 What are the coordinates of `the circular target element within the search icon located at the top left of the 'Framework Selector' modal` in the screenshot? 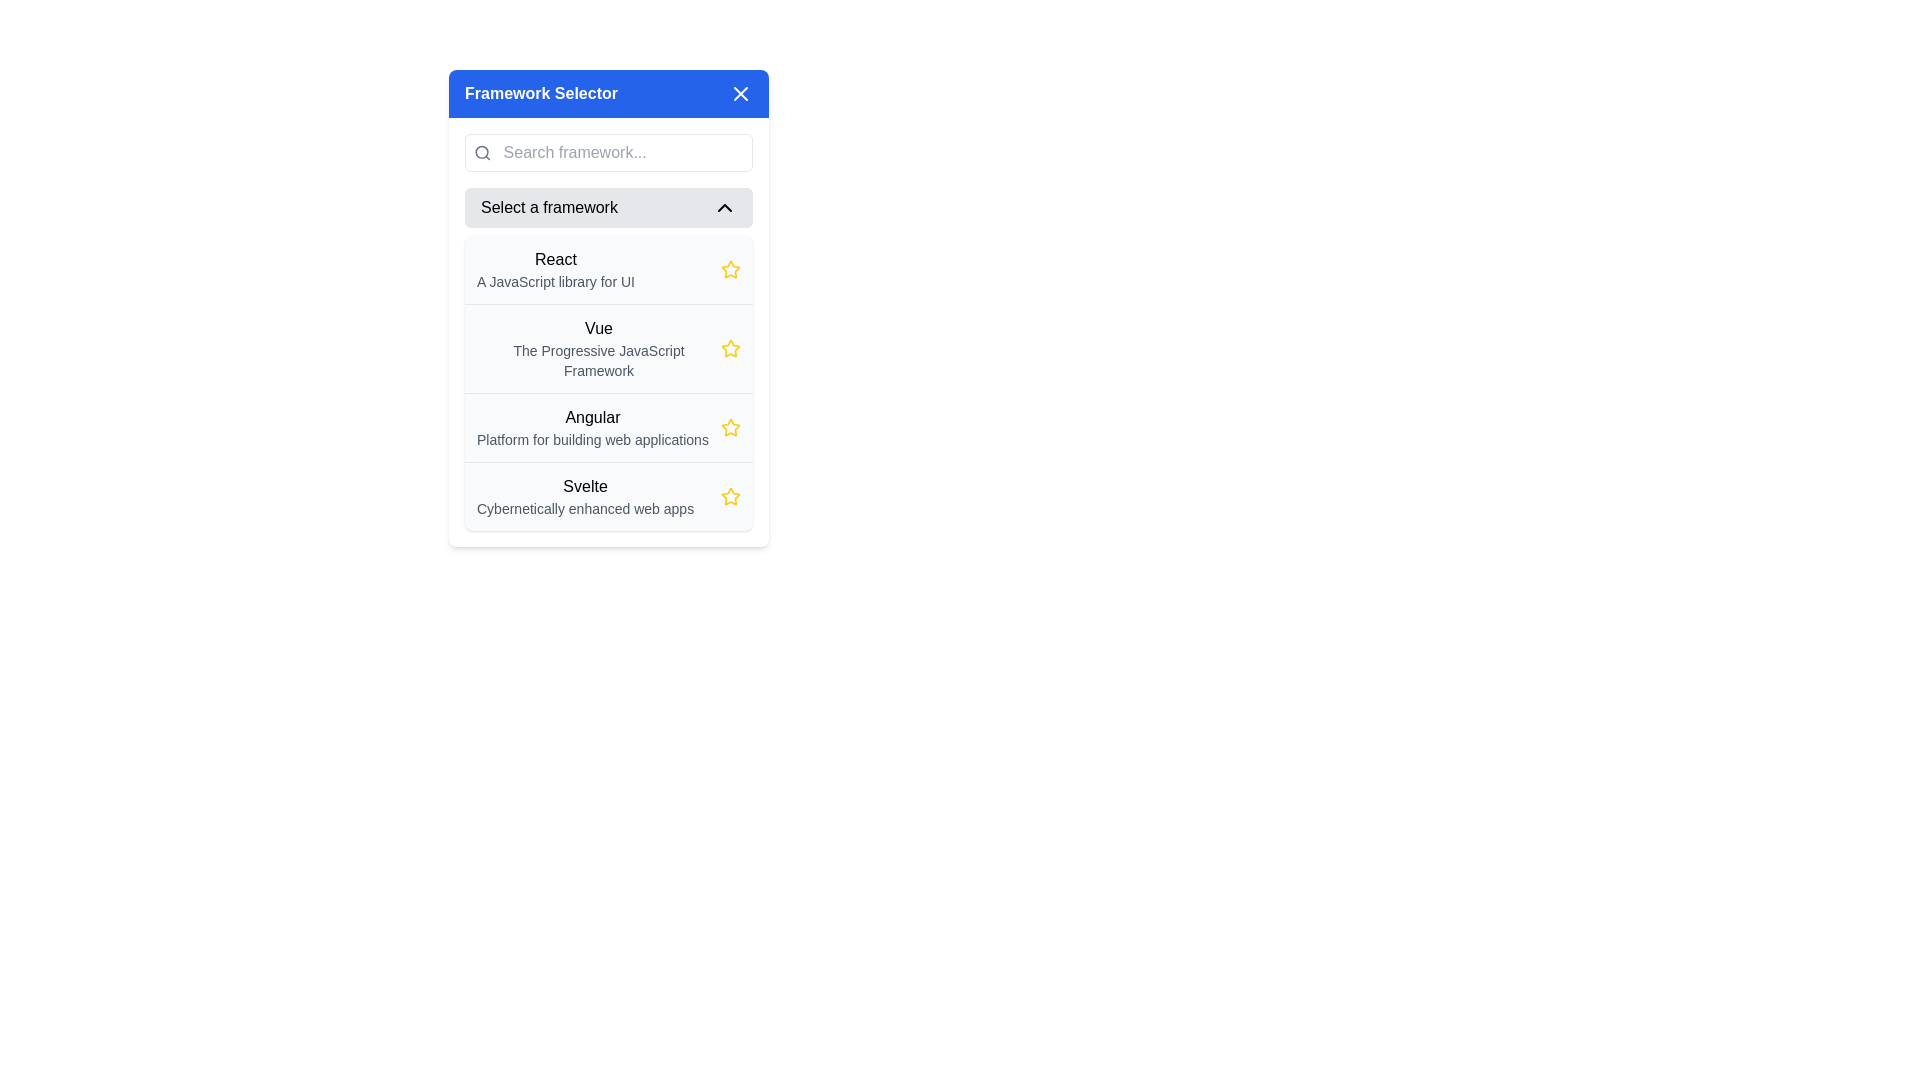 It's located at (482, 151).